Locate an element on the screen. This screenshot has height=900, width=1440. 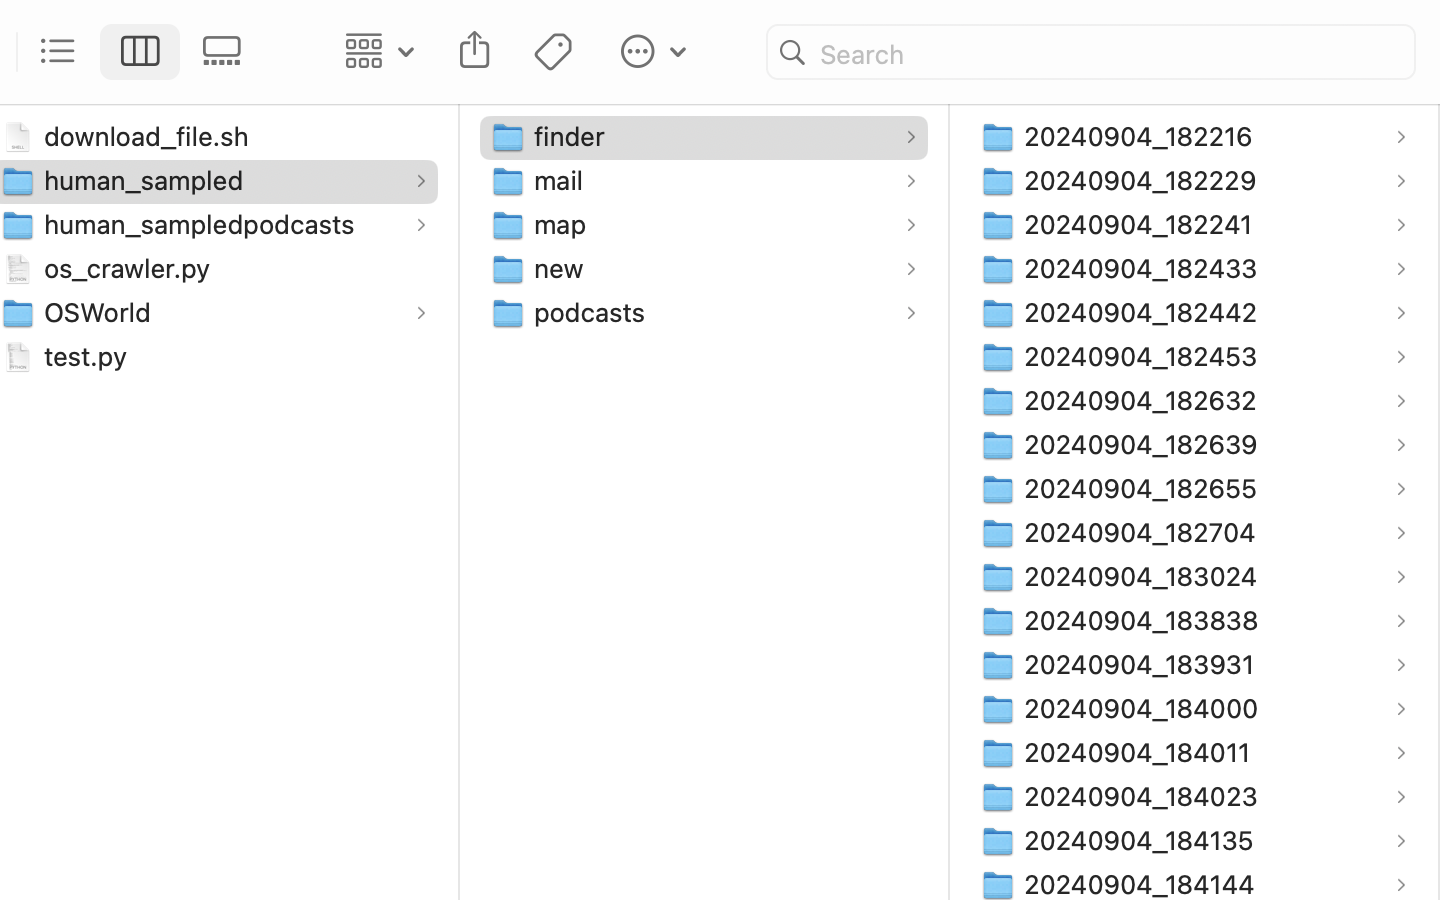
'20240904_184023' is located at coordinates (1144, 795).